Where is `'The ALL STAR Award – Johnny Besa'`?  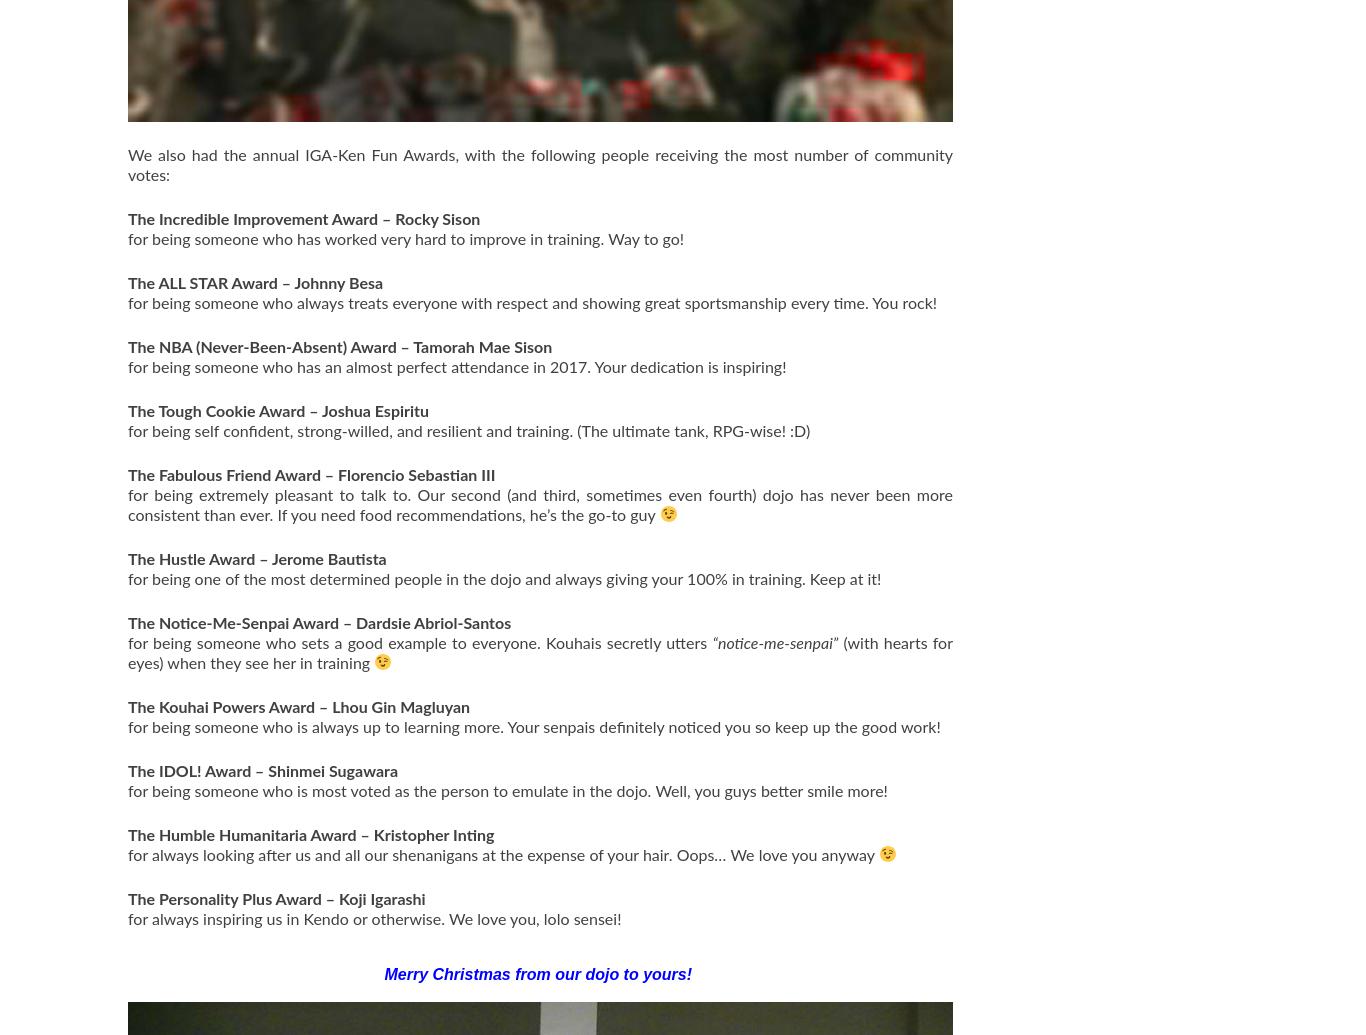
'The ALL STAR Award – Johnny Besa' is located at coordinates (255, 282).